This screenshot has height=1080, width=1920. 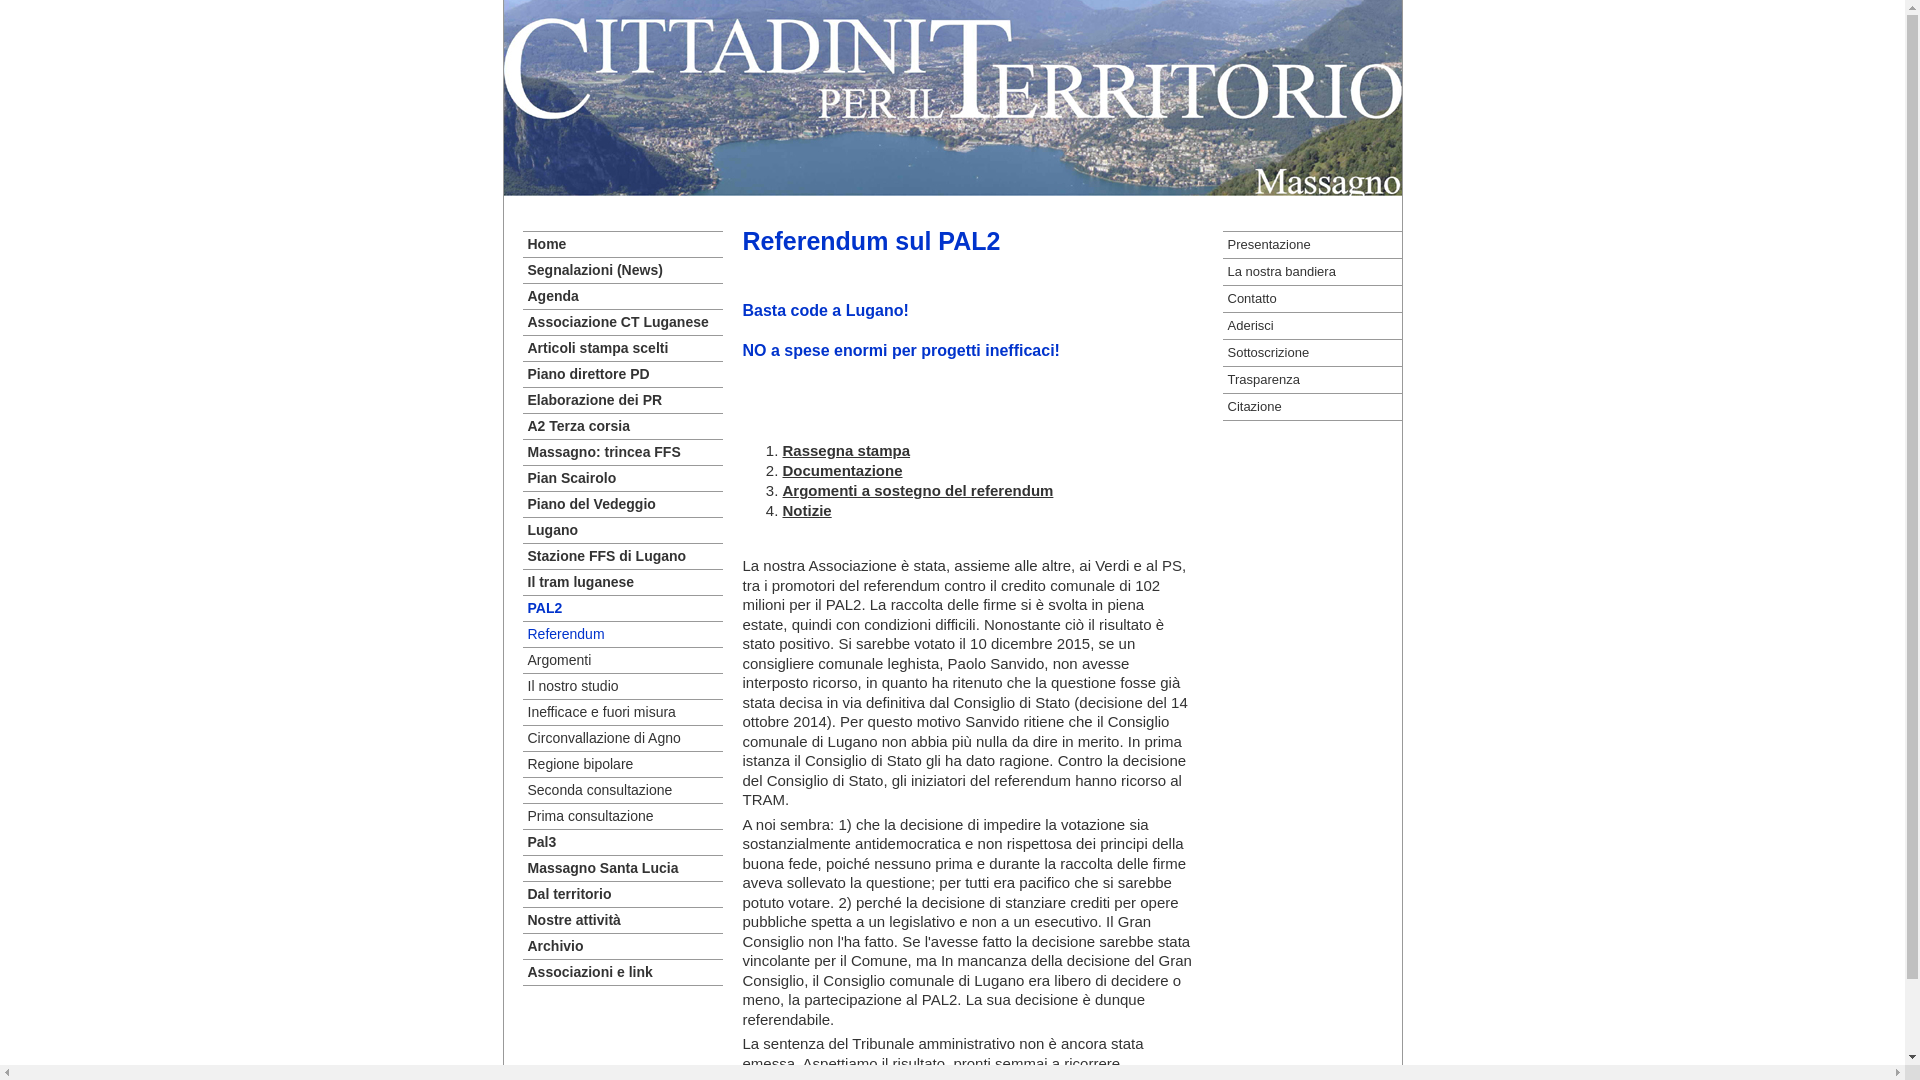 What do you see at coordinates (621, 634) in the screenshot?
I see `'Referendum'` at bounding box center [621, 634].